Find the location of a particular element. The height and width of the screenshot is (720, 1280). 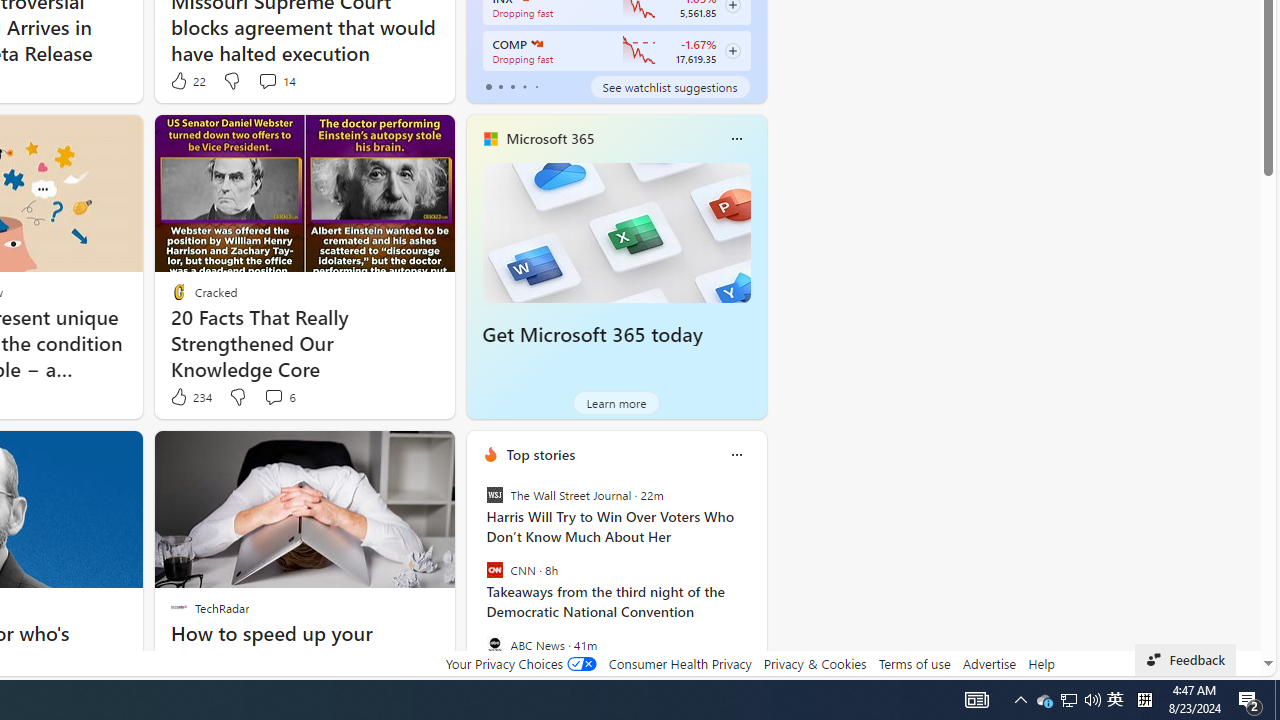

'View comments 14 Comment' is located at coordinates (276, 80).